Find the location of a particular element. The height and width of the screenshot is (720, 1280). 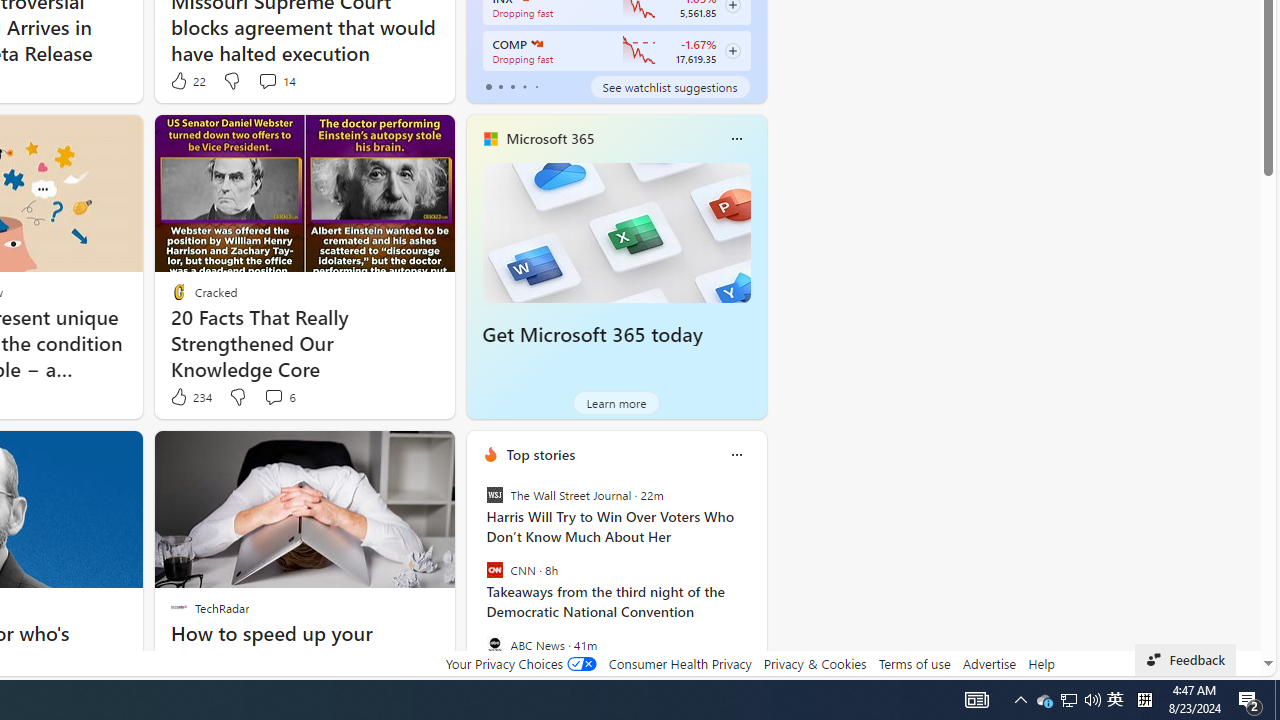

'View comments 14 Comment' is located at coordinates (276, 80).